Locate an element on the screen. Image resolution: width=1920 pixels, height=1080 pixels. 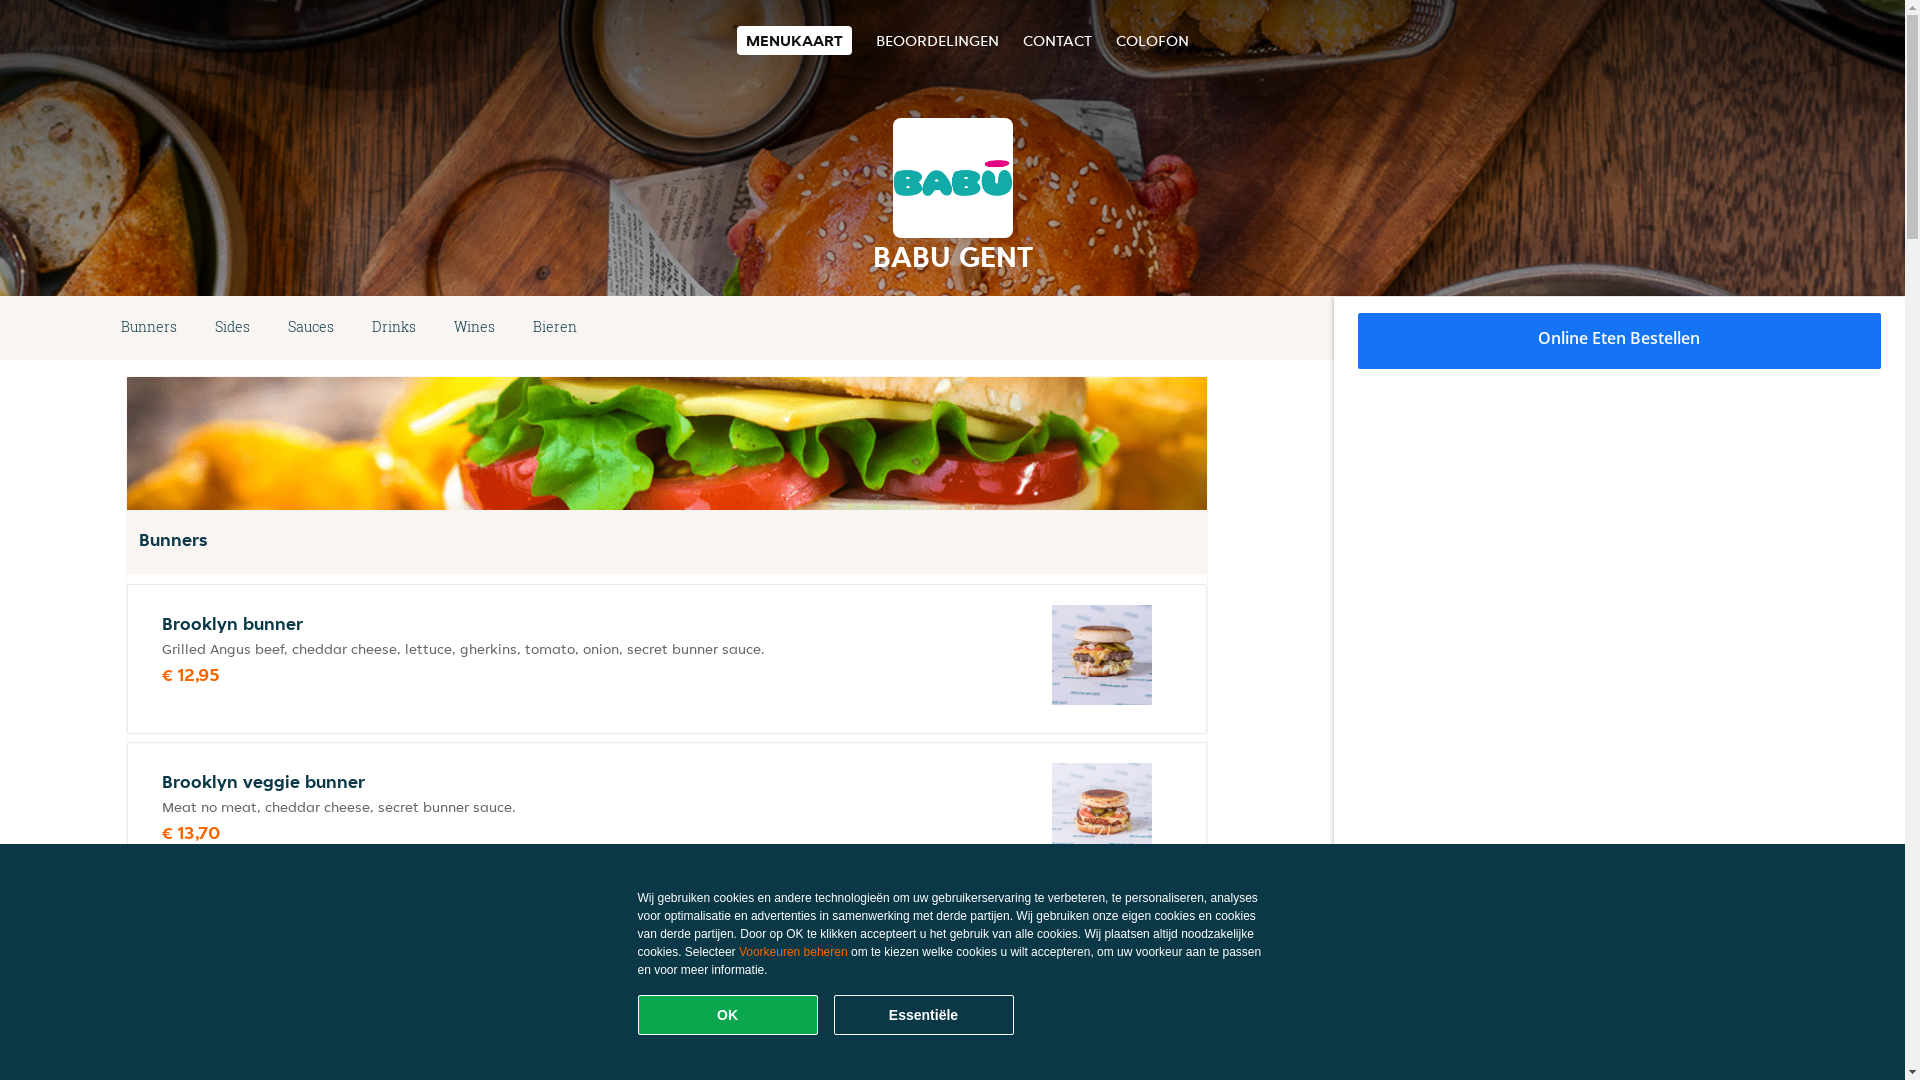
'COLOFON' is located at coordinates (1152, 40).